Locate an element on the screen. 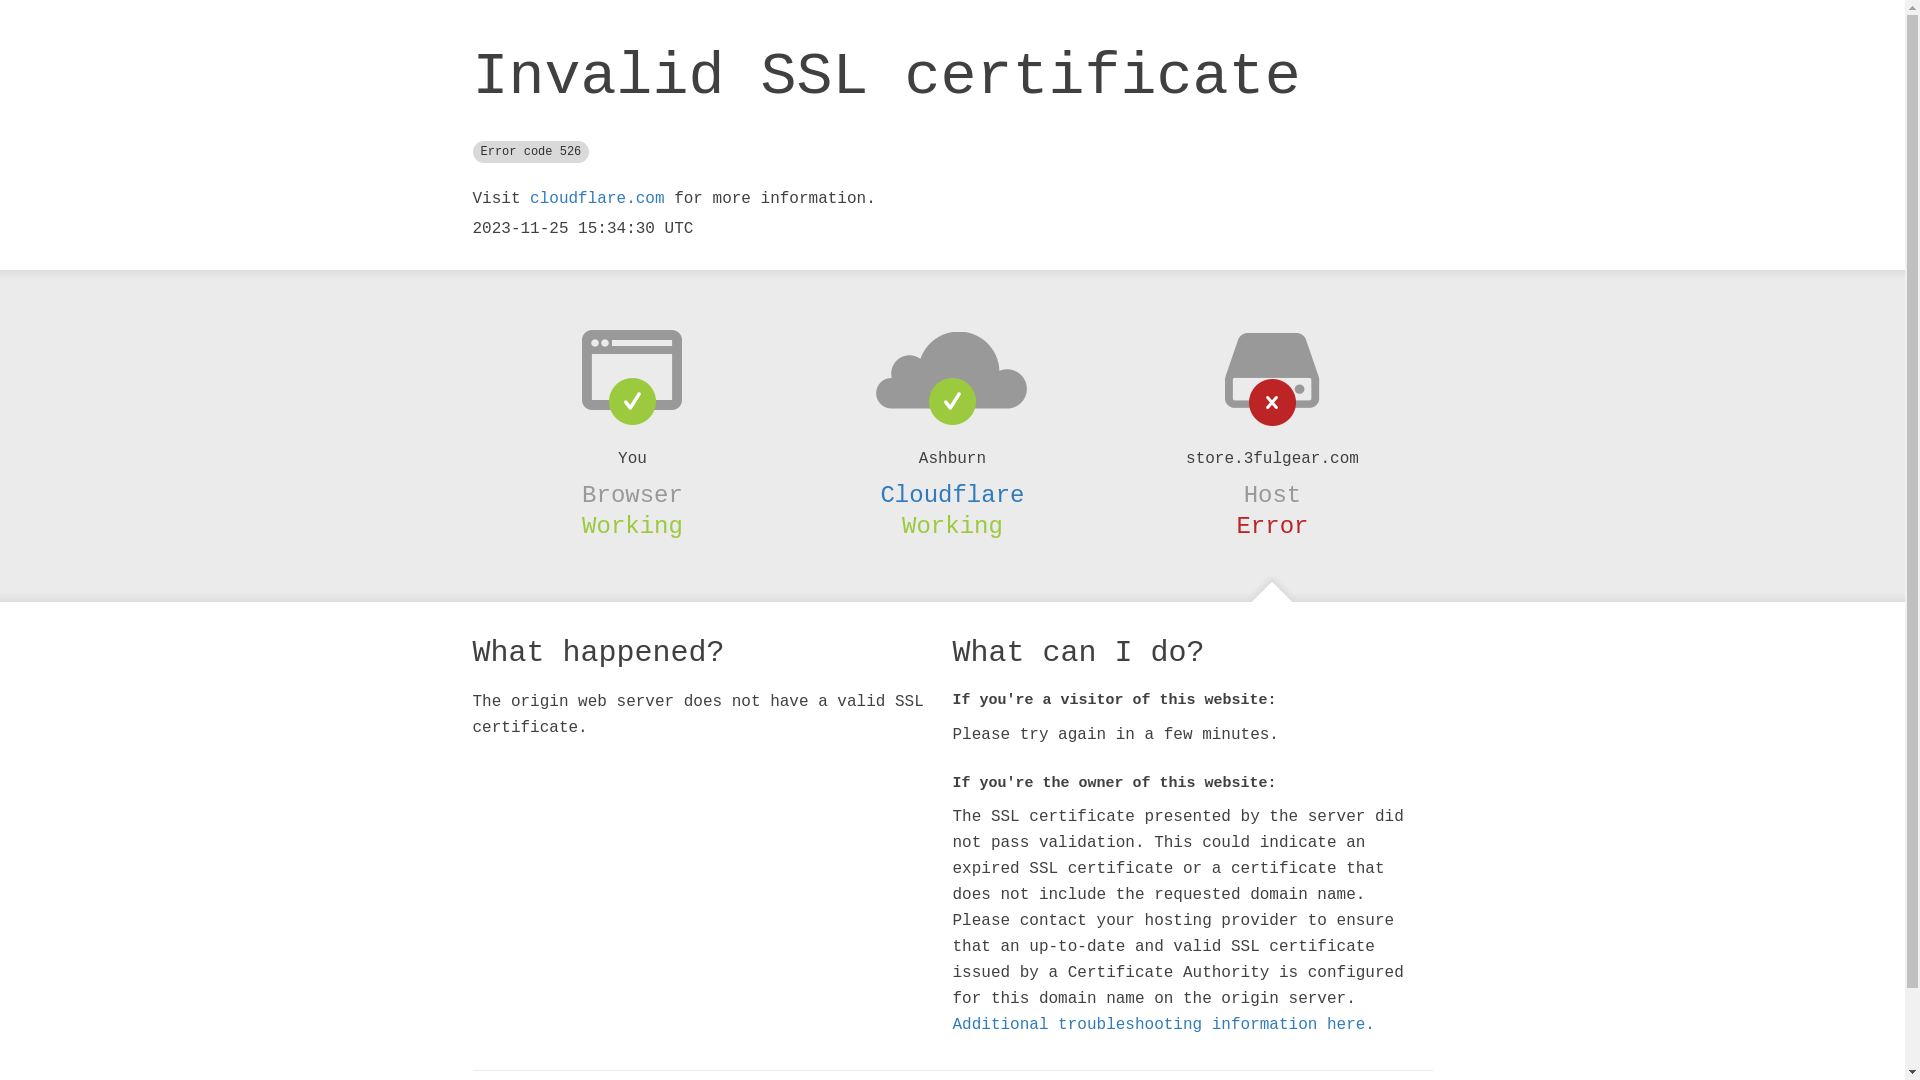 The width and height of the screenshot is (1920, 1080). 'Additional troubleshooting information here.' is located at coordinates (1162, 1025).